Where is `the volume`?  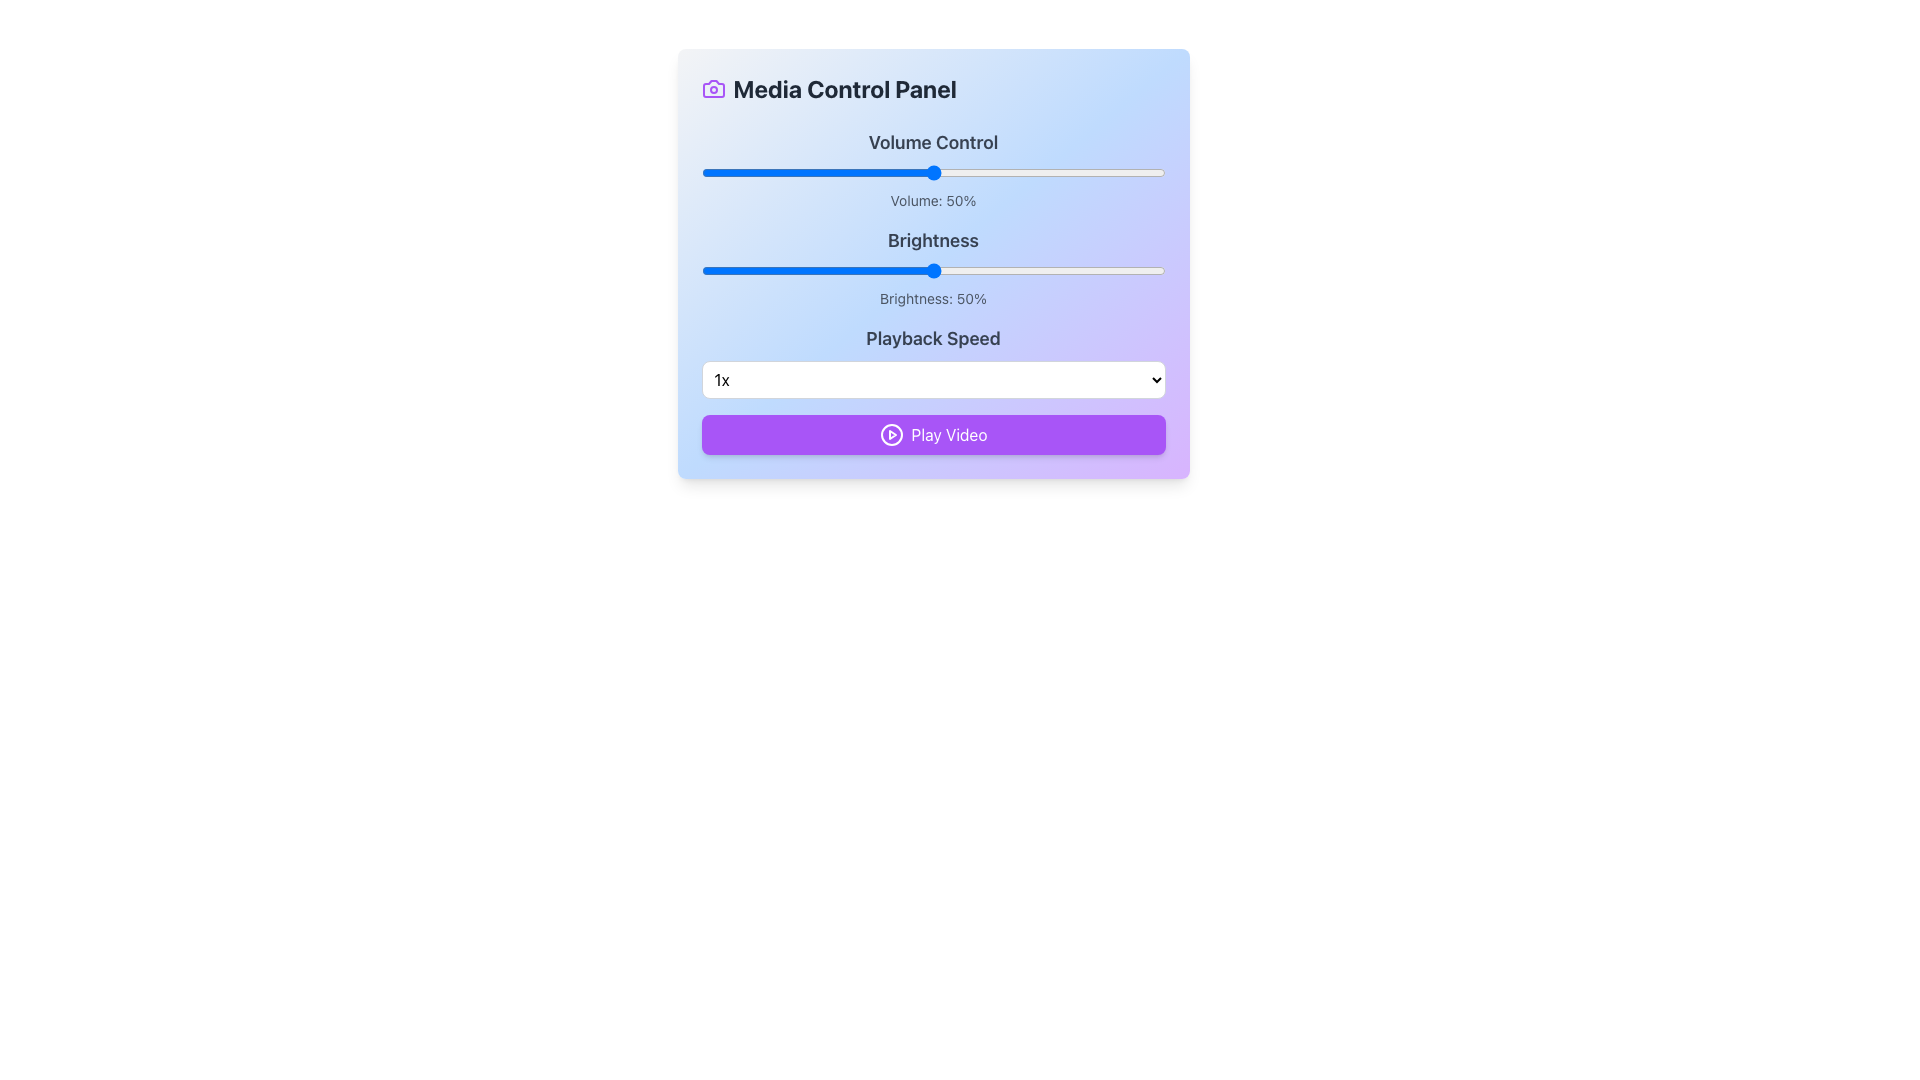 the volume is located at coordinates (1043, 172).